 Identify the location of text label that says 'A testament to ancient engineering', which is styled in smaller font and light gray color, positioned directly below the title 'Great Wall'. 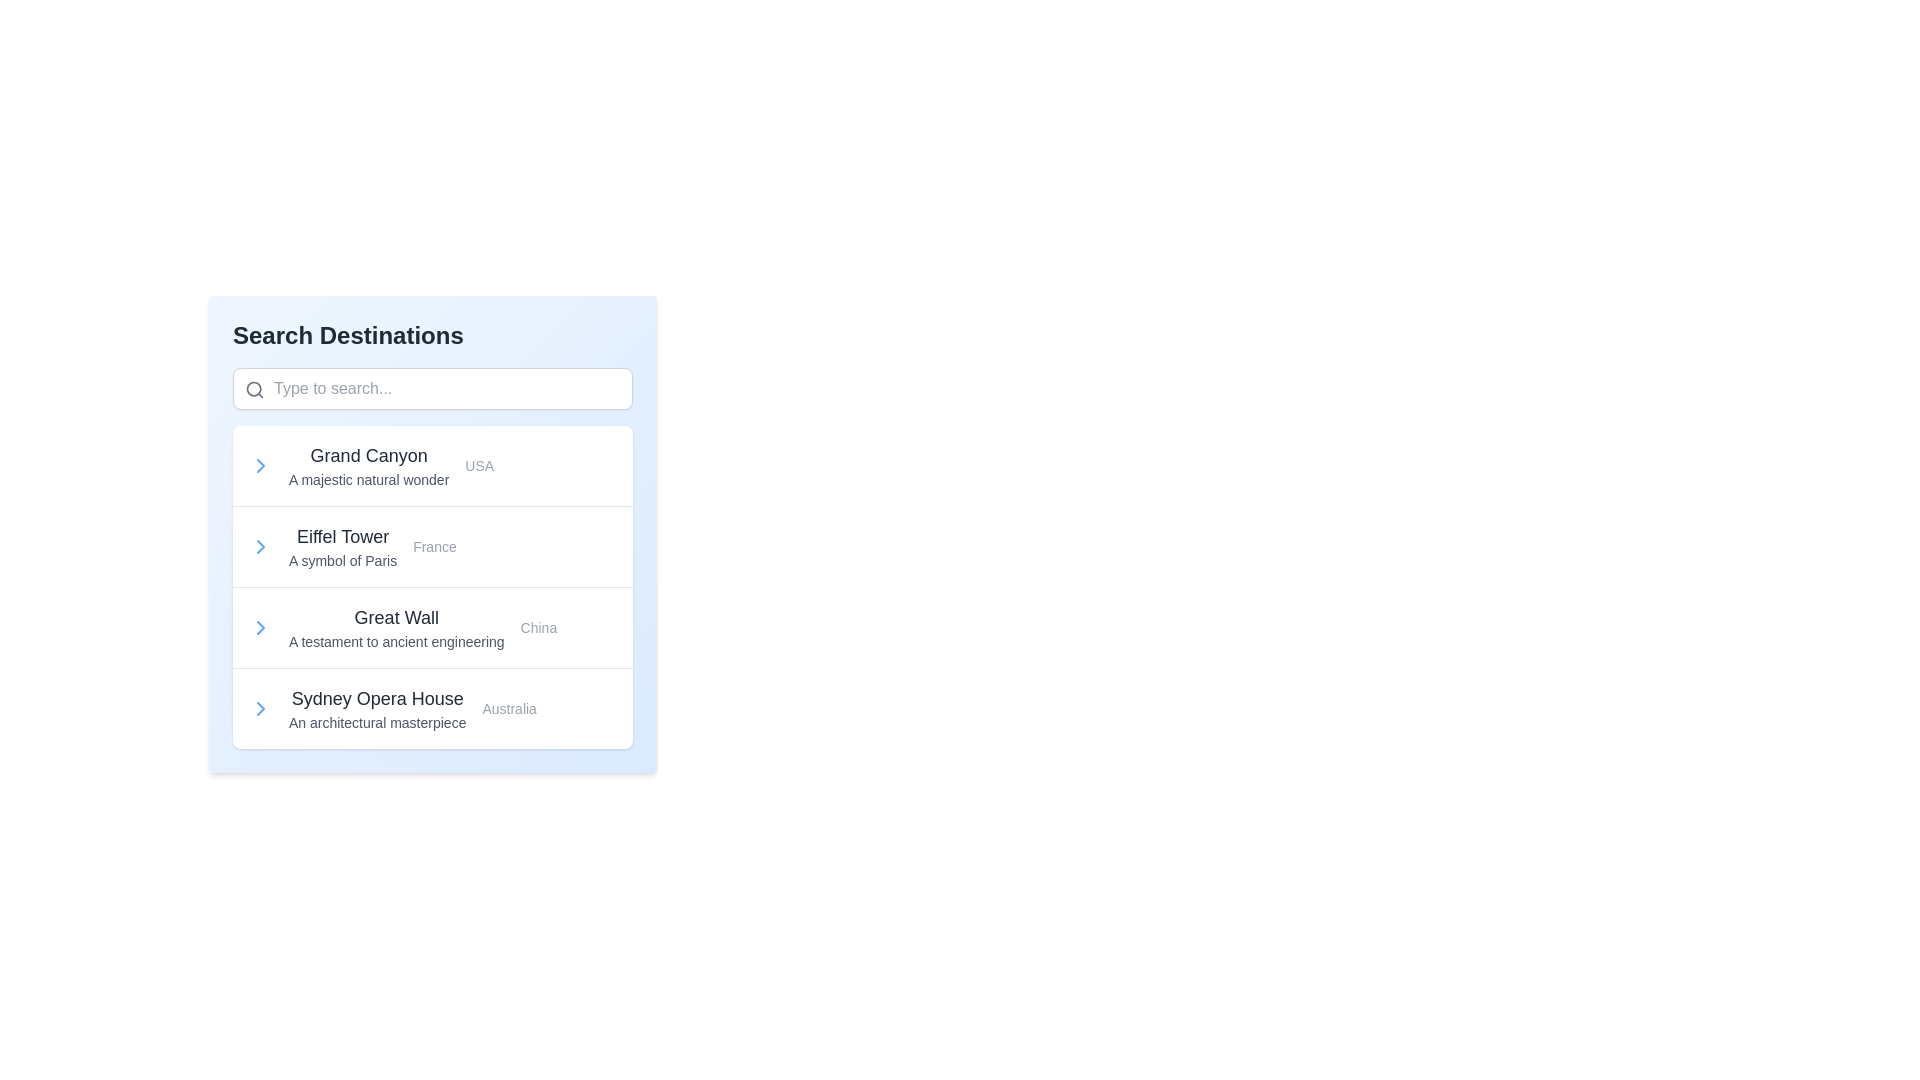
(396, 641).